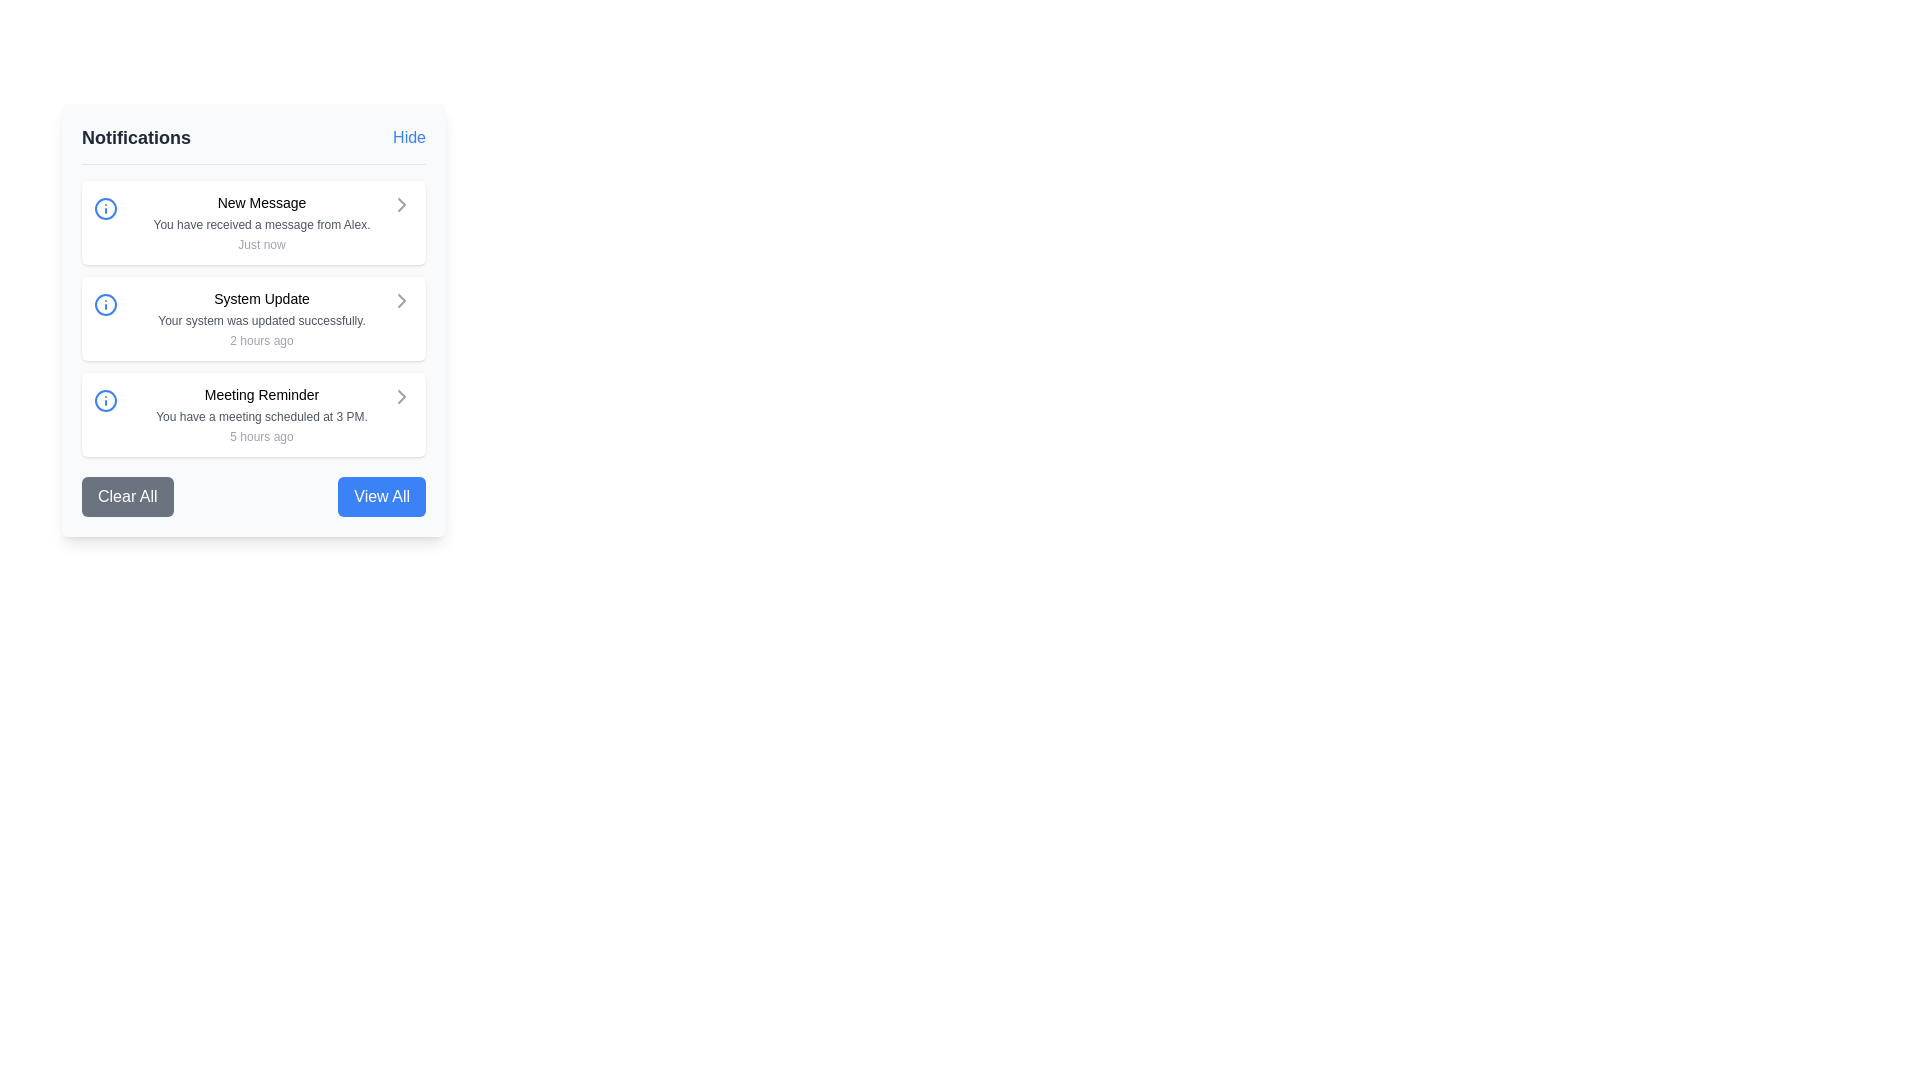 The height and width of the screenshot is (1080, 1920). I want to click on the navigational button next to the 'Meeting Reminder' notification to potentially display a tooltip, so click(401, 397).